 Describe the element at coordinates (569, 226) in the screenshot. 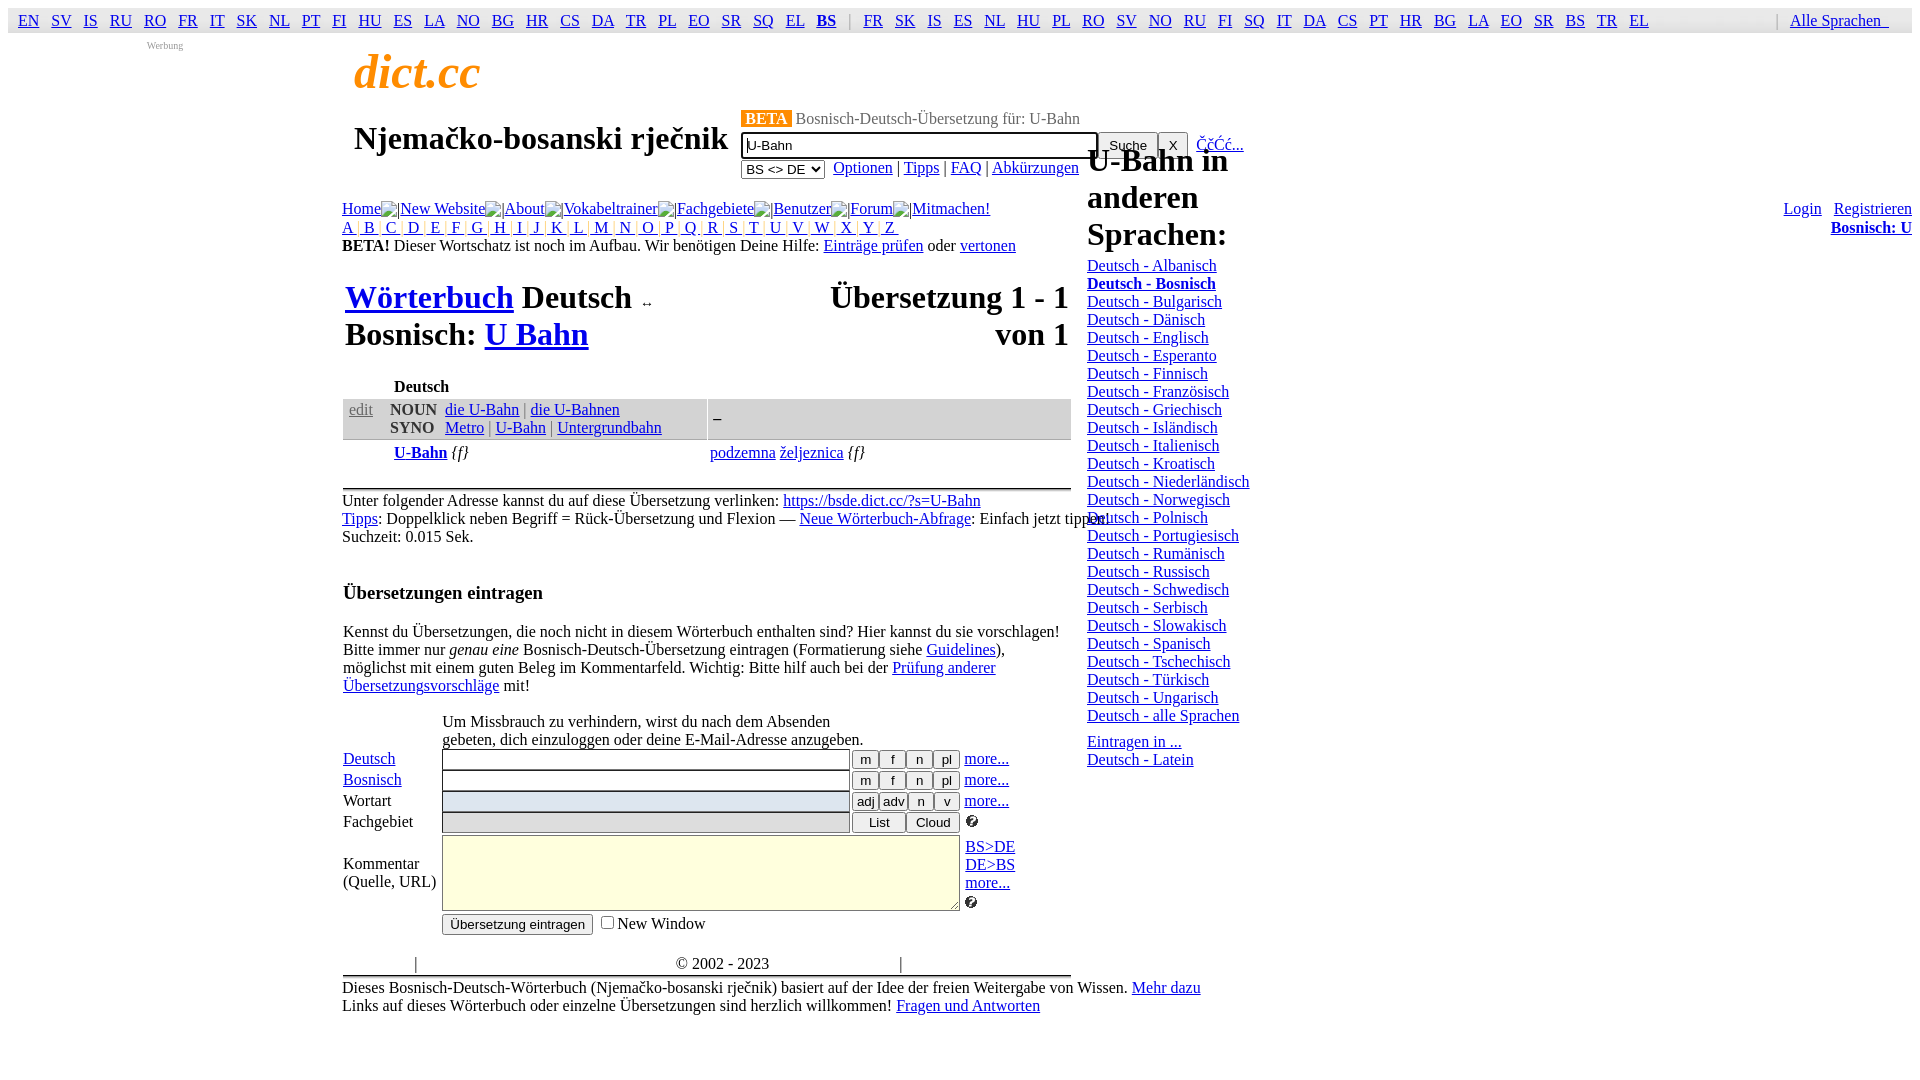

I see `'L'` at that location.